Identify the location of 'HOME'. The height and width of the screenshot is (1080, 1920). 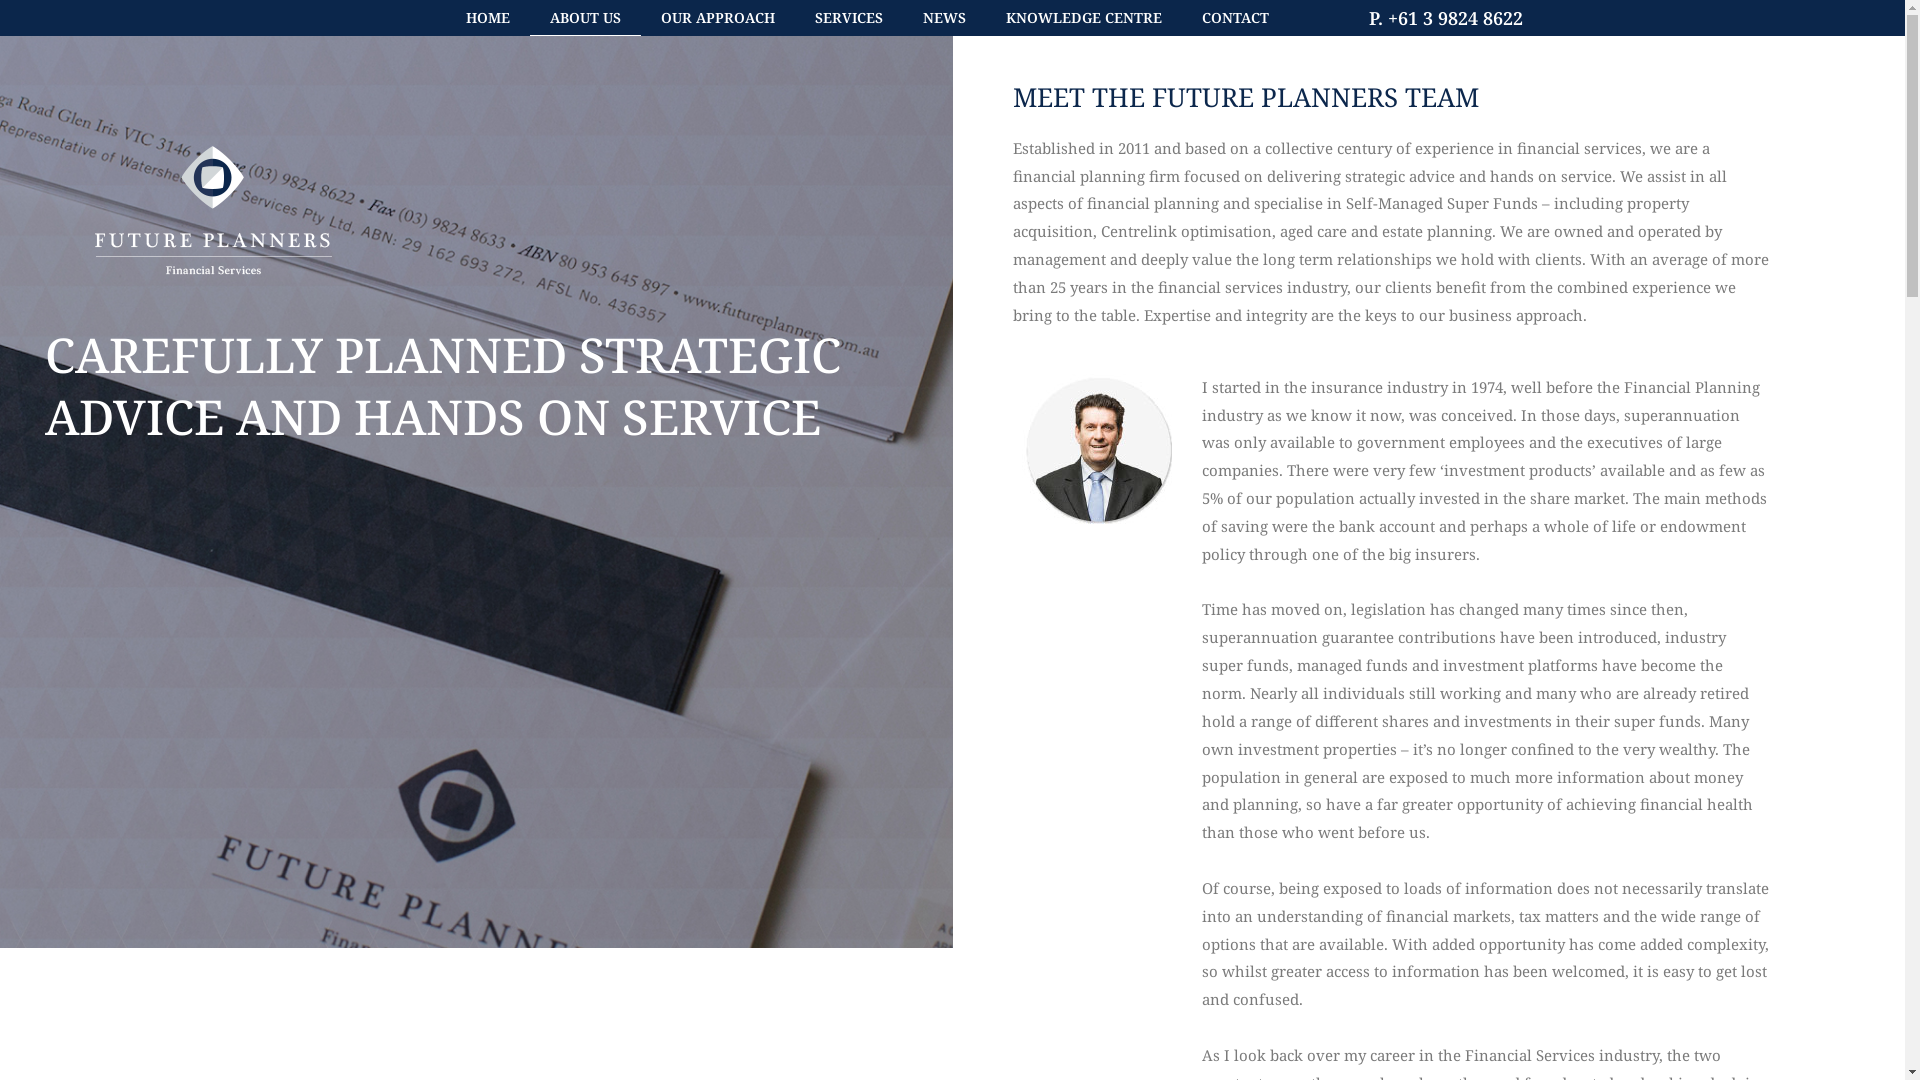
(488, 18).